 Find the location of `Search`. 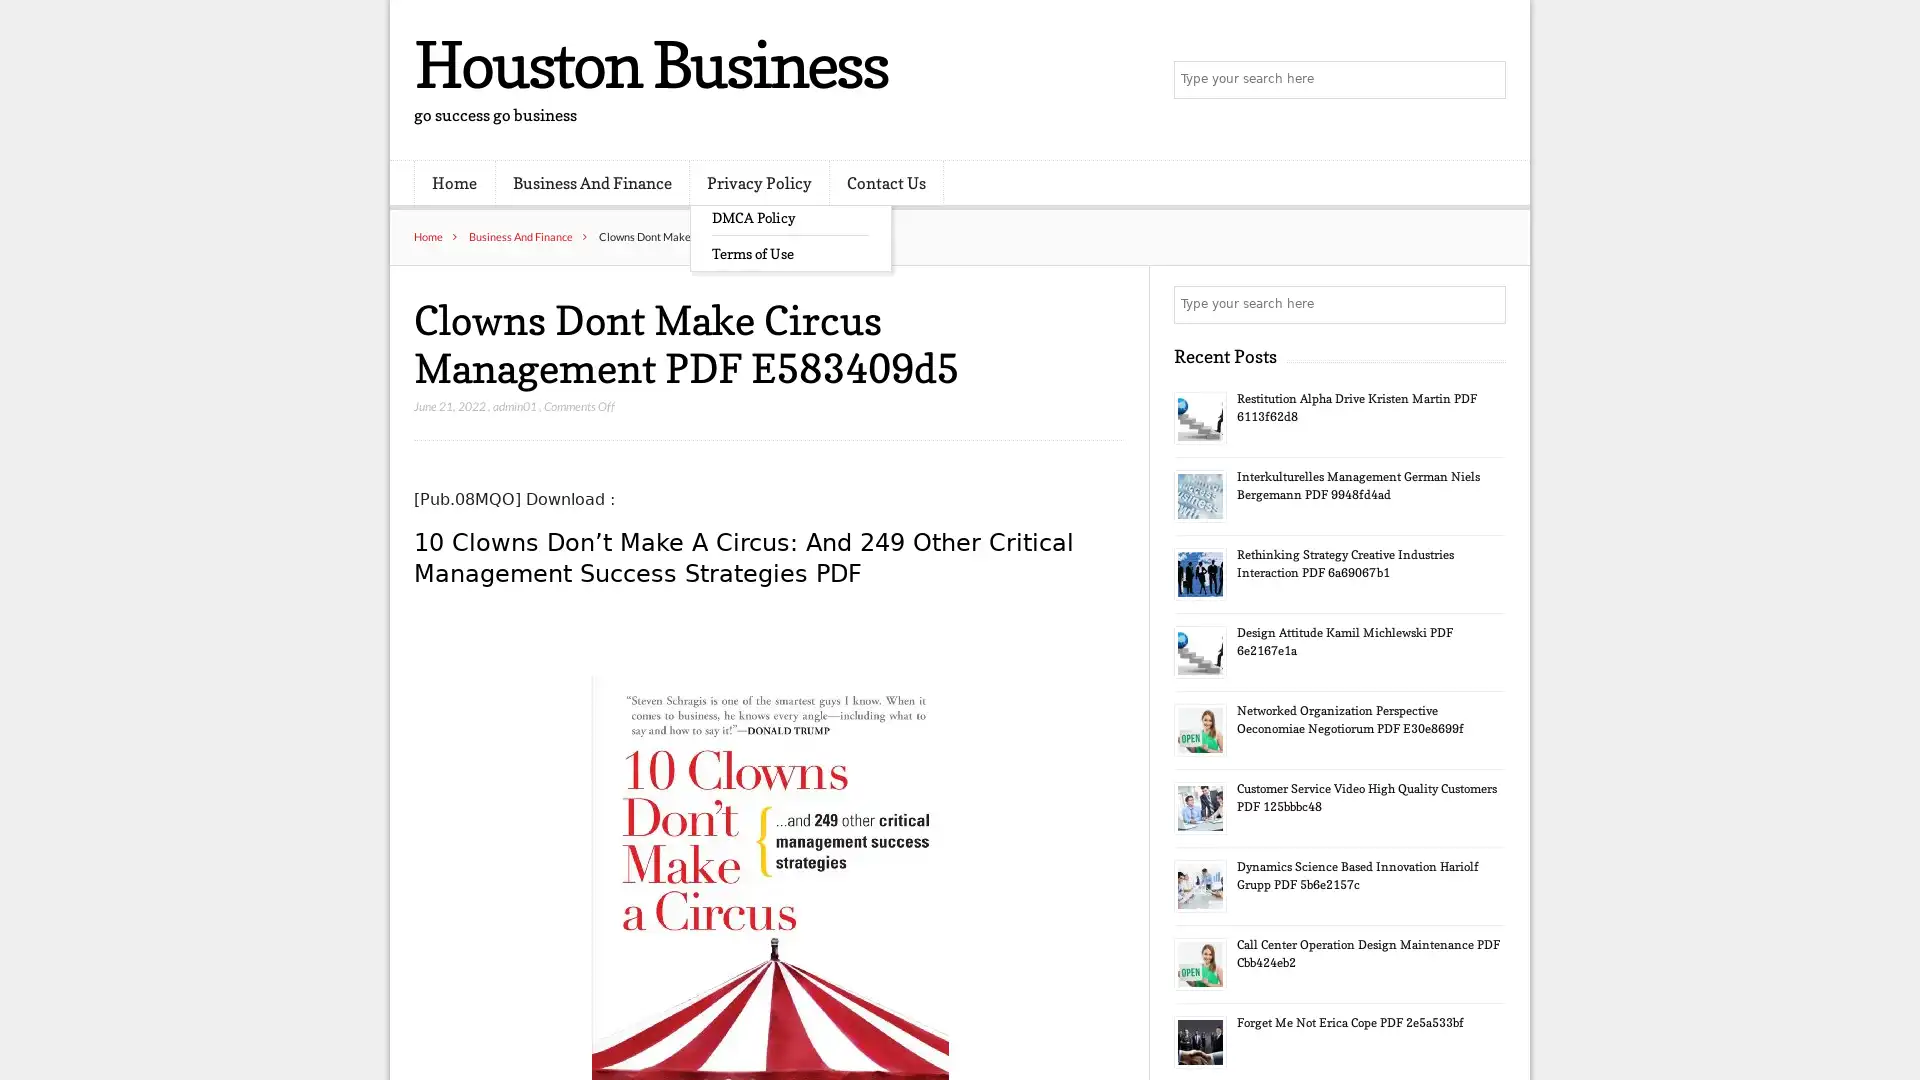

Search is located at coordinates (1485, 304).